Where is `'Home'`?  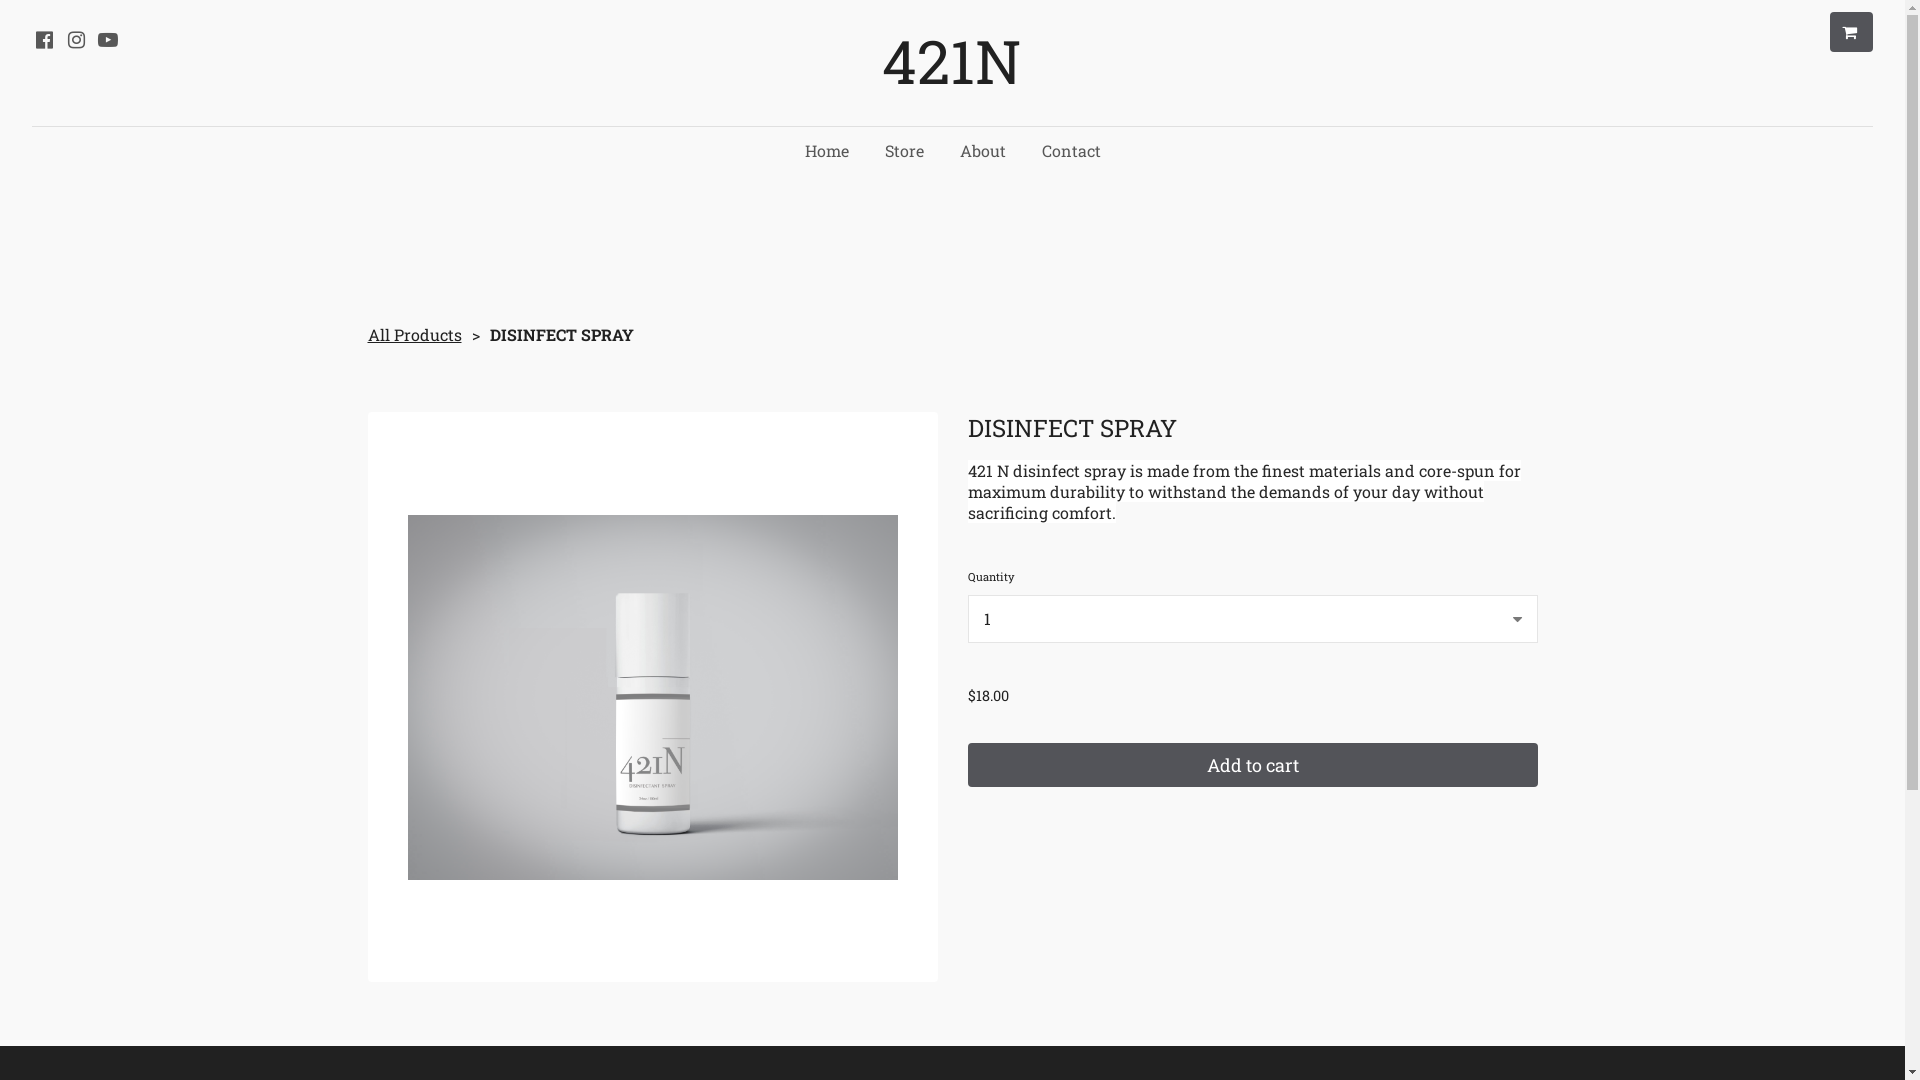
'Home' is located at coordinates (825, 149).